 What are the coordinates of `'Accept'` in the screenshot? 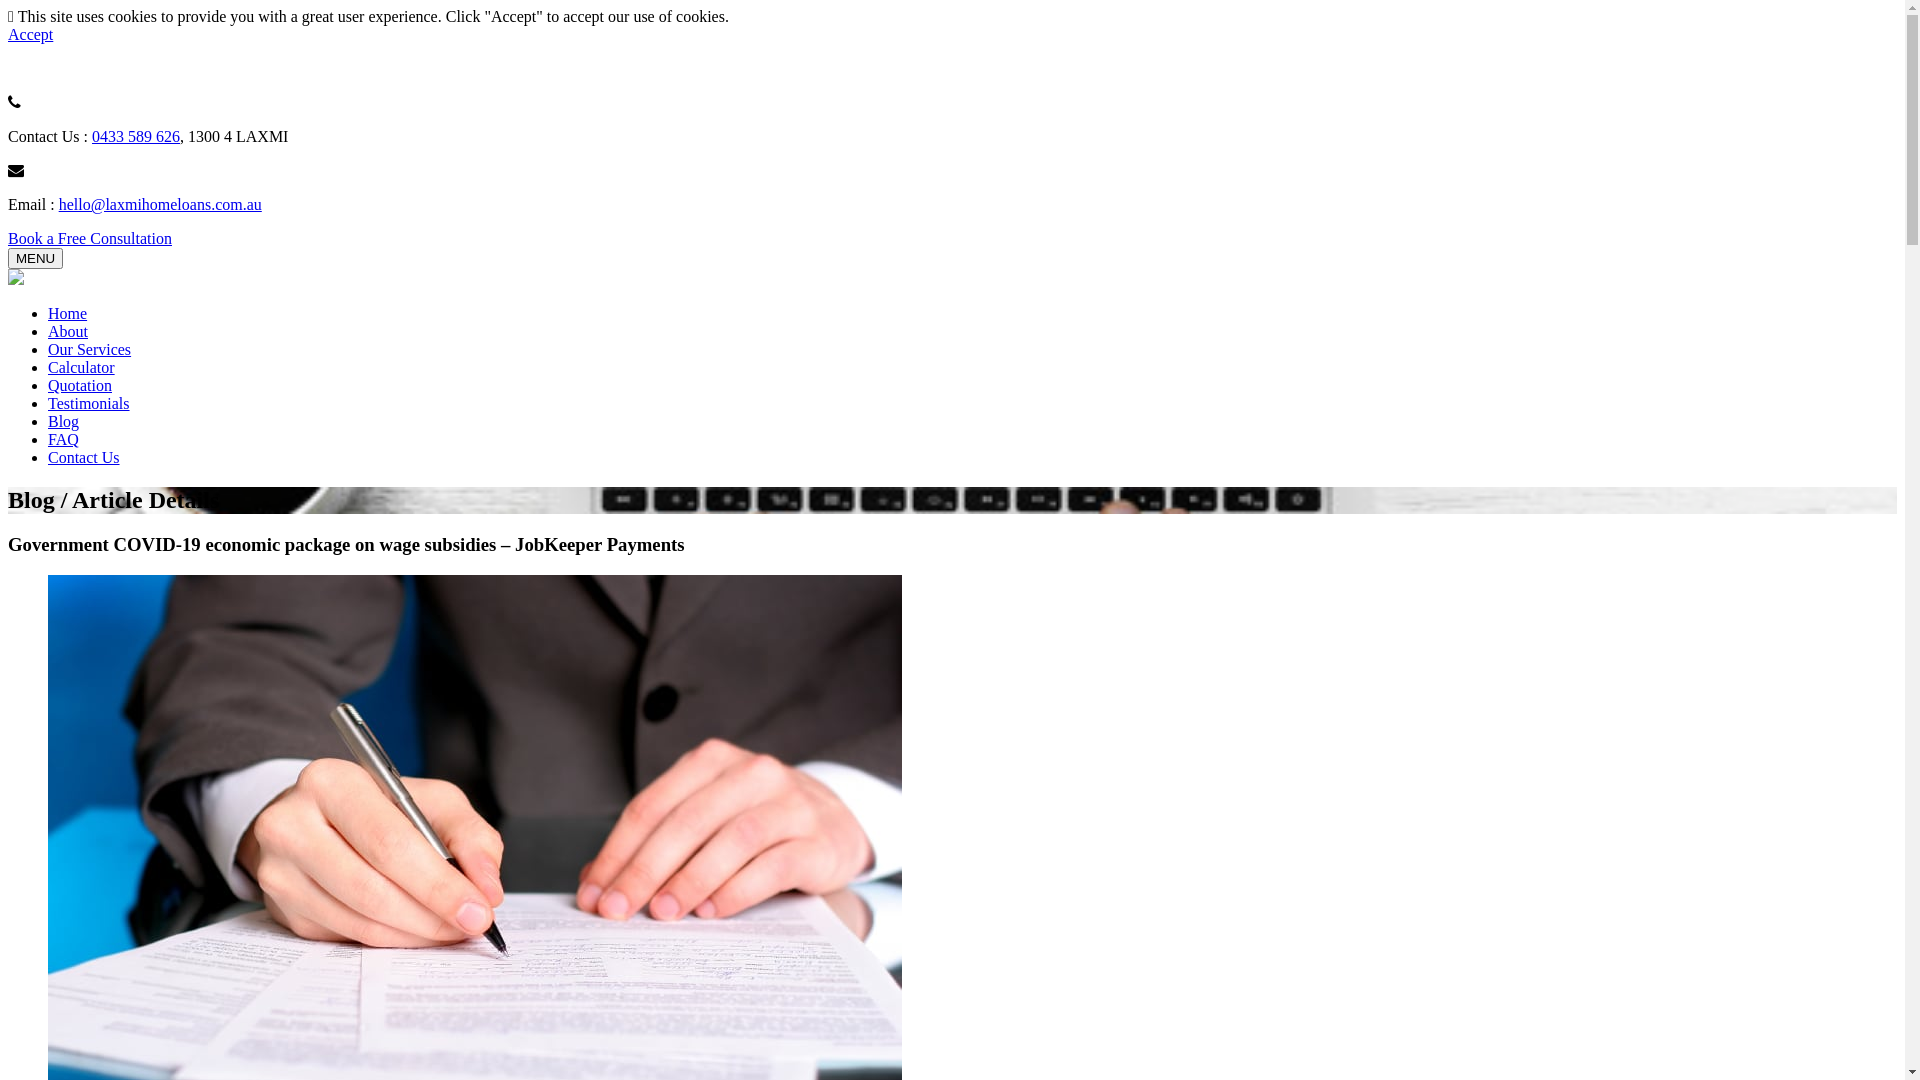 It's located at (30, 34).